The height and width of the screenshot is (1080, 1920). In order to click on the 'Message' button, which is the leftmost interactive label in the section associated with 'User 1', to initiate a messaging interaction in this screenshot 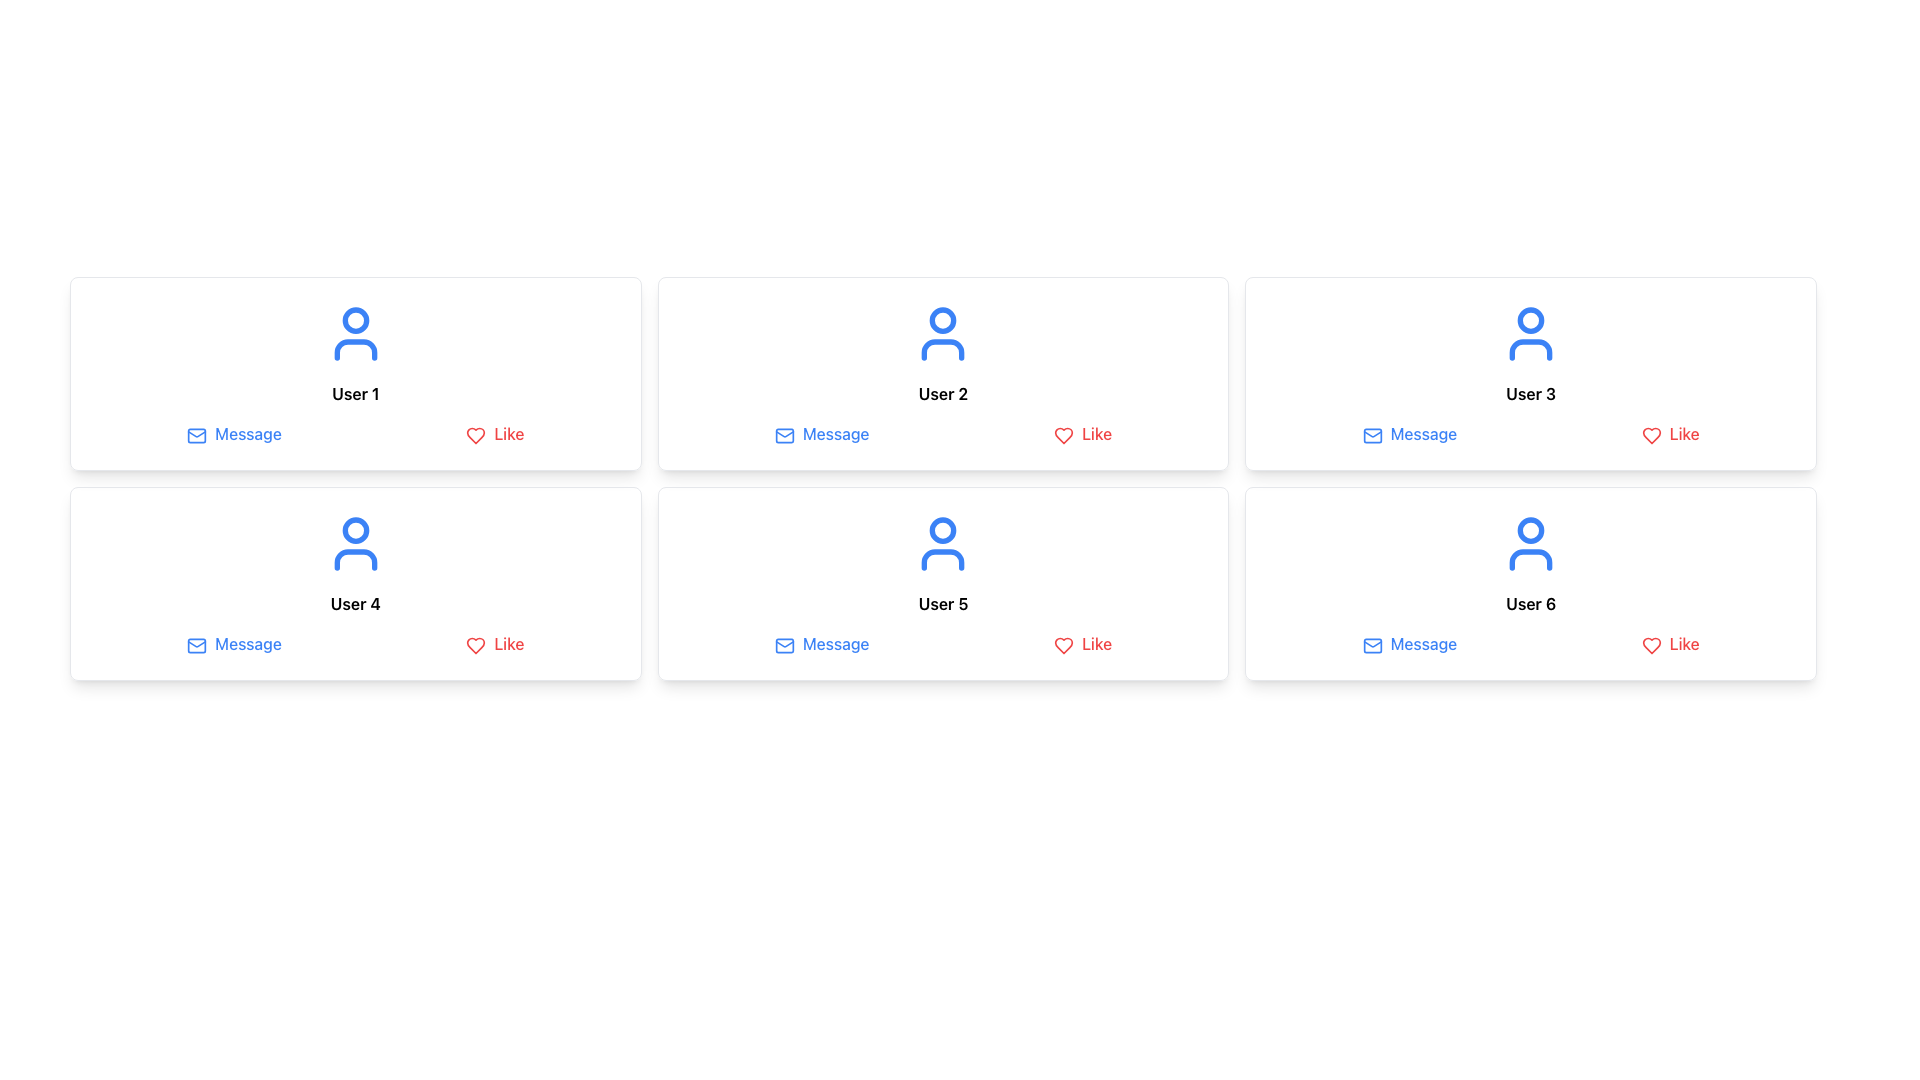, I will do `click(234, 433)`.